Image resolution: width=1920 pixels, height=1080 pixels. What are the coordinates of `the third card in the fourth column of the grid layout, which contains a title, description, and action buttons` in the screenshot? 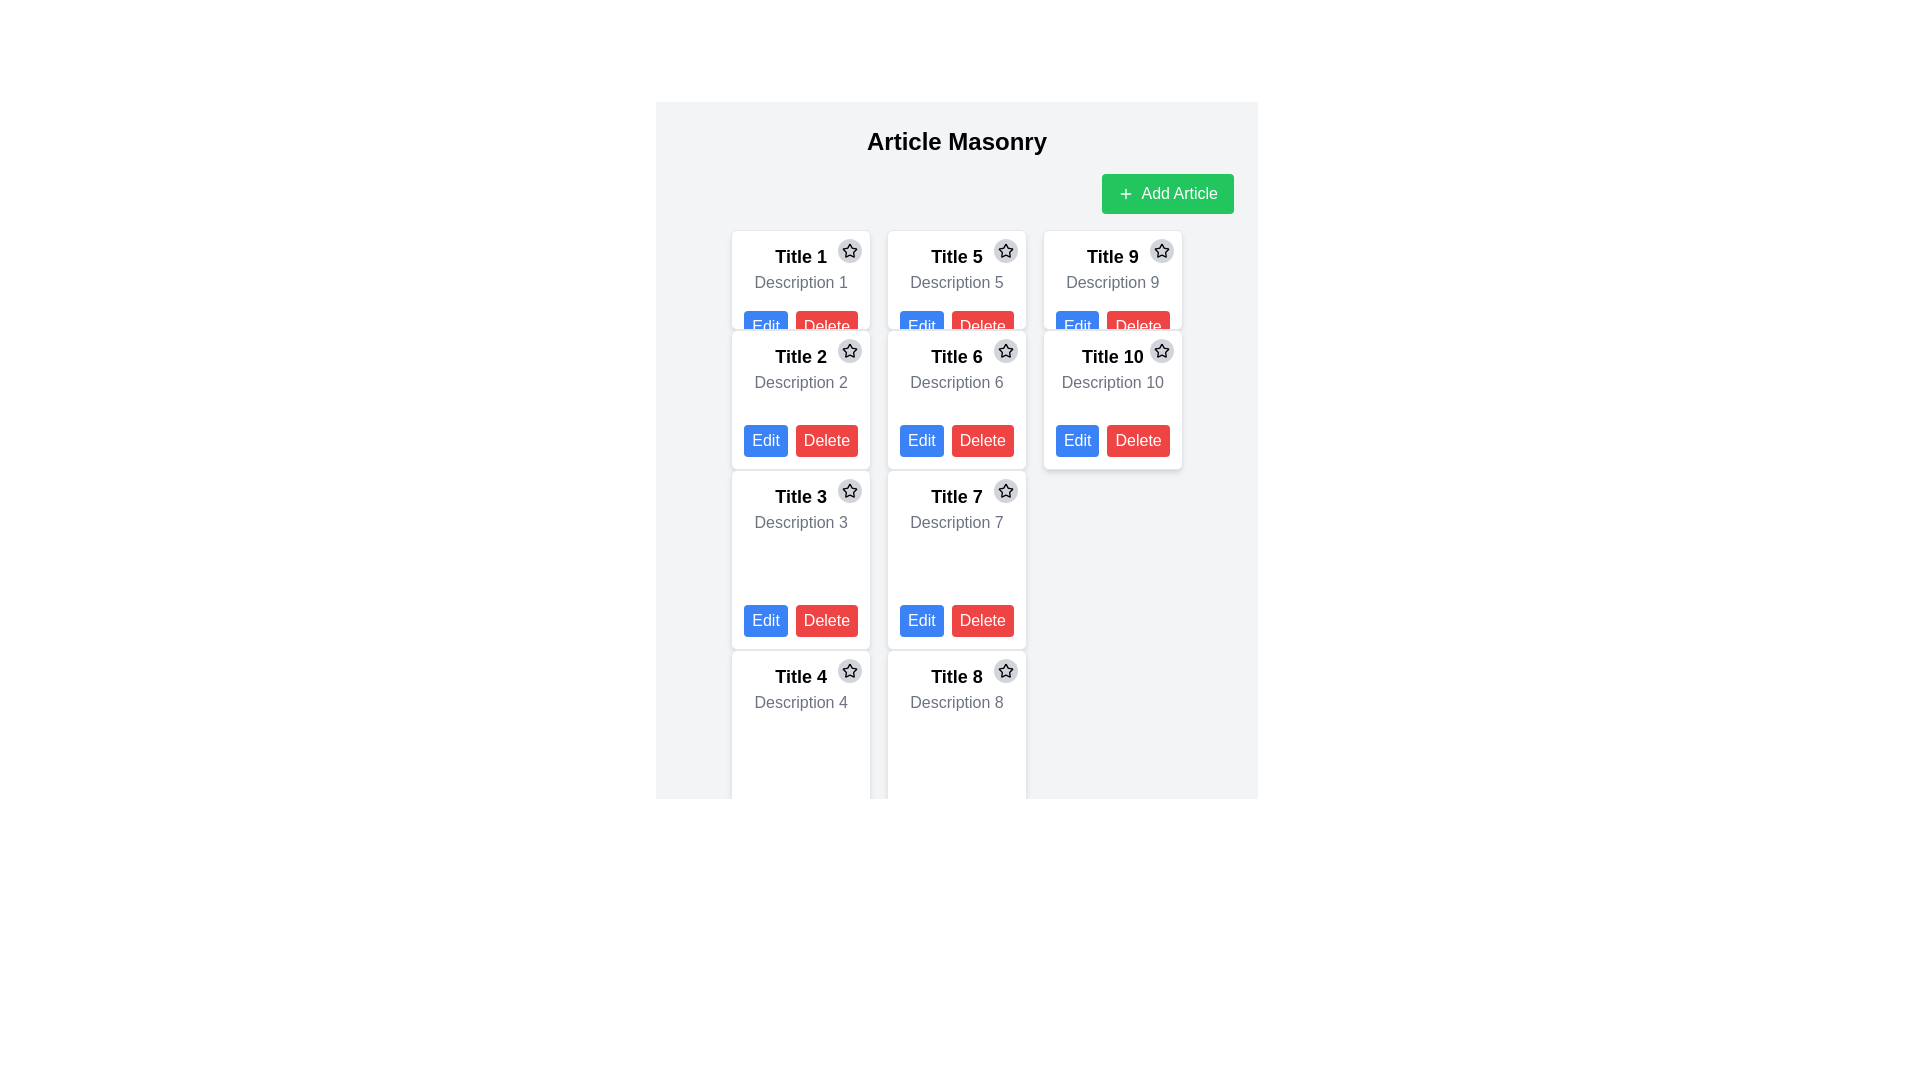 It's located at (1111, 280).